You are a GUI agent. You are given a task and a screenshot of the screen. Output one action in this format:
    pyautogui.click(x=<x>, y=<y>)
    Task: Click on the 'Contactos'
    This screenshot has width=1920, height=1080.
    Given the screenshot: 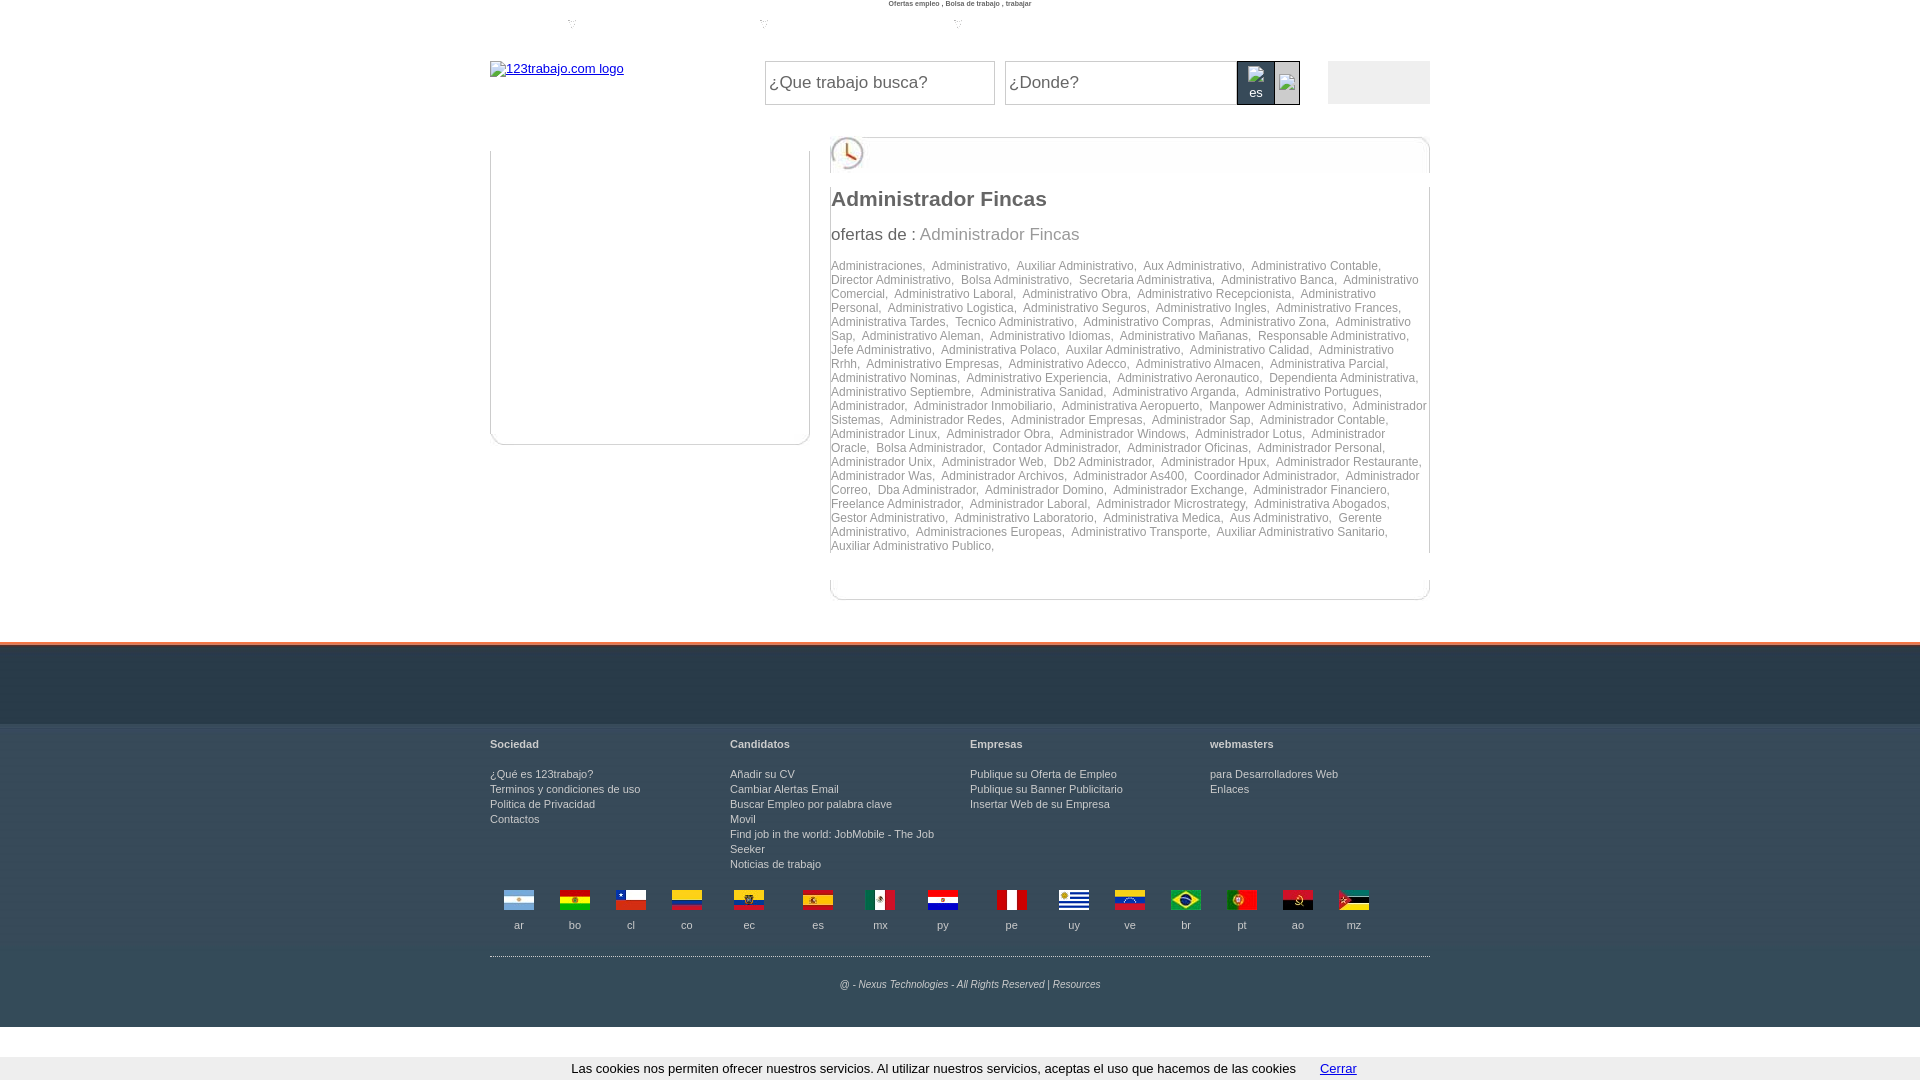 What is the action you would take?
    pyautogui.click(x=489, y=818)
    